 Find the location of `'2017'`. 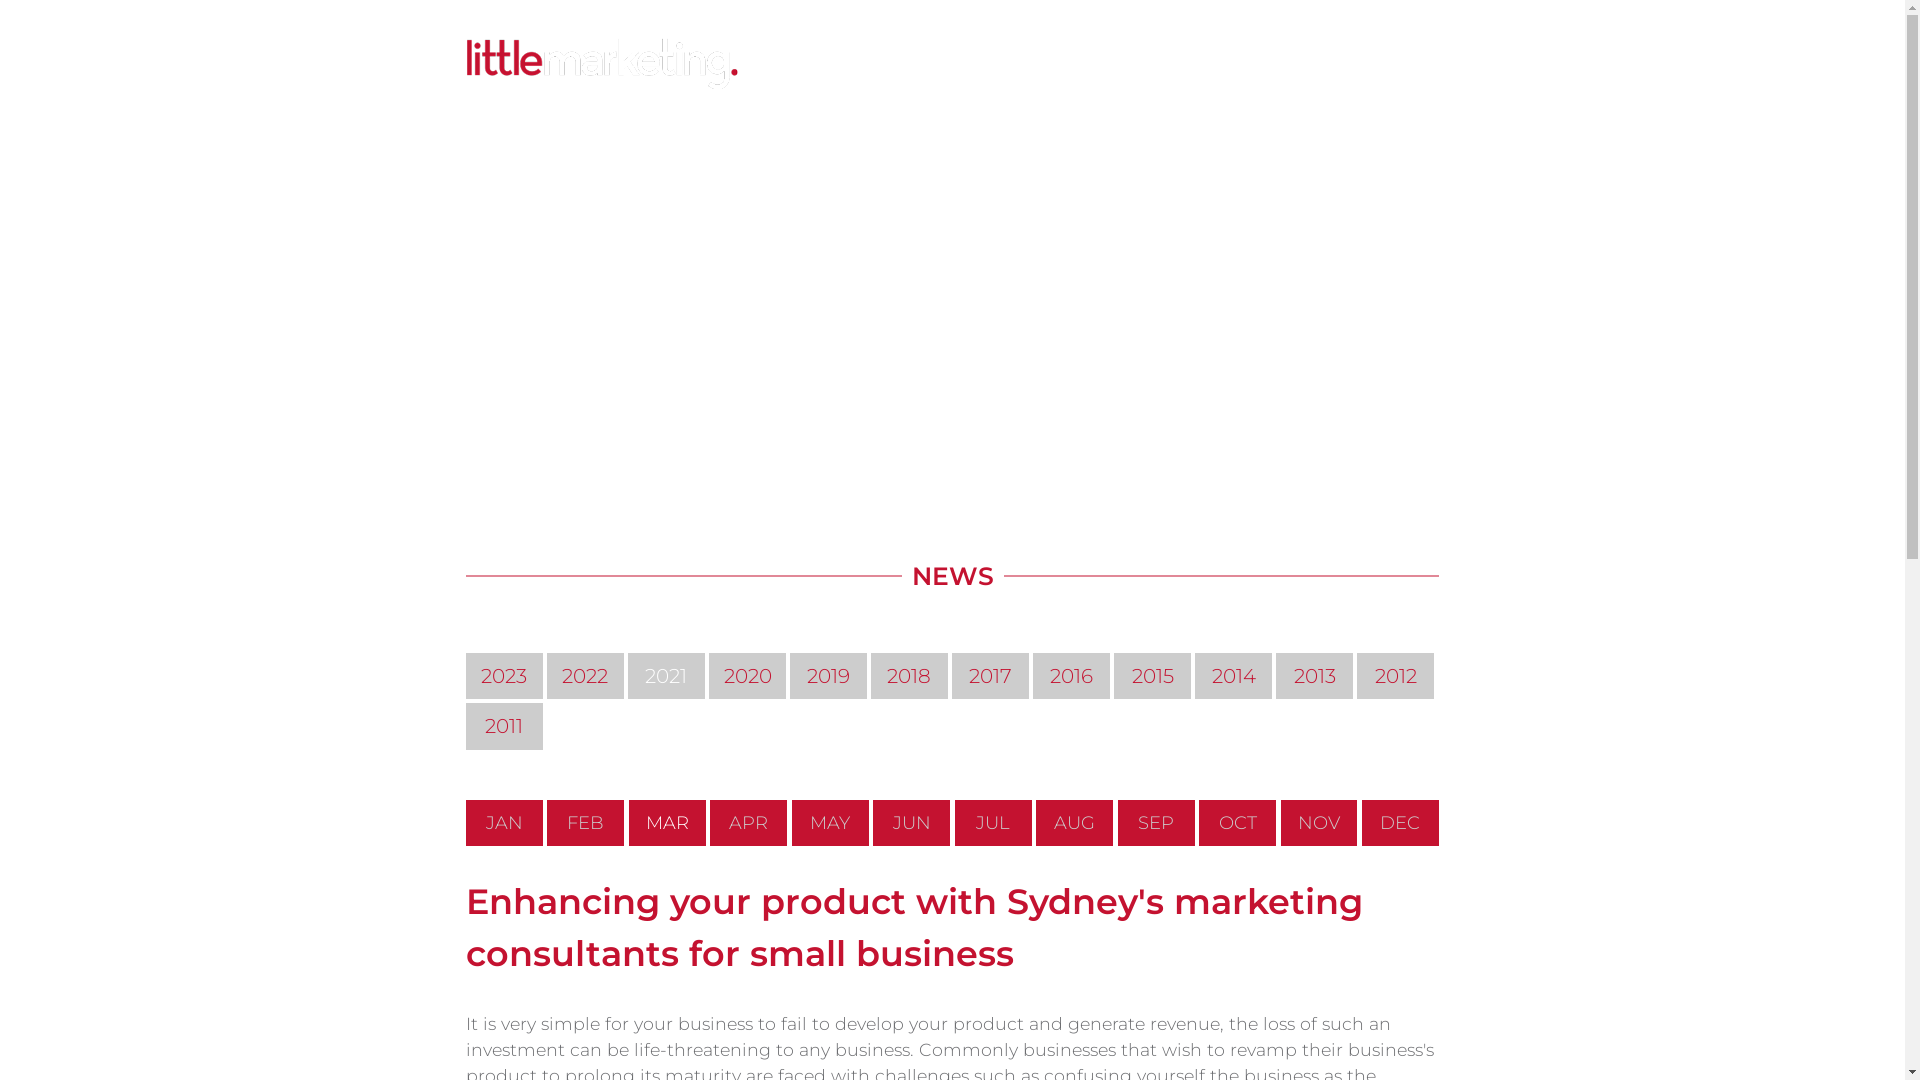

'2017' is located at coordinates (990, 675).